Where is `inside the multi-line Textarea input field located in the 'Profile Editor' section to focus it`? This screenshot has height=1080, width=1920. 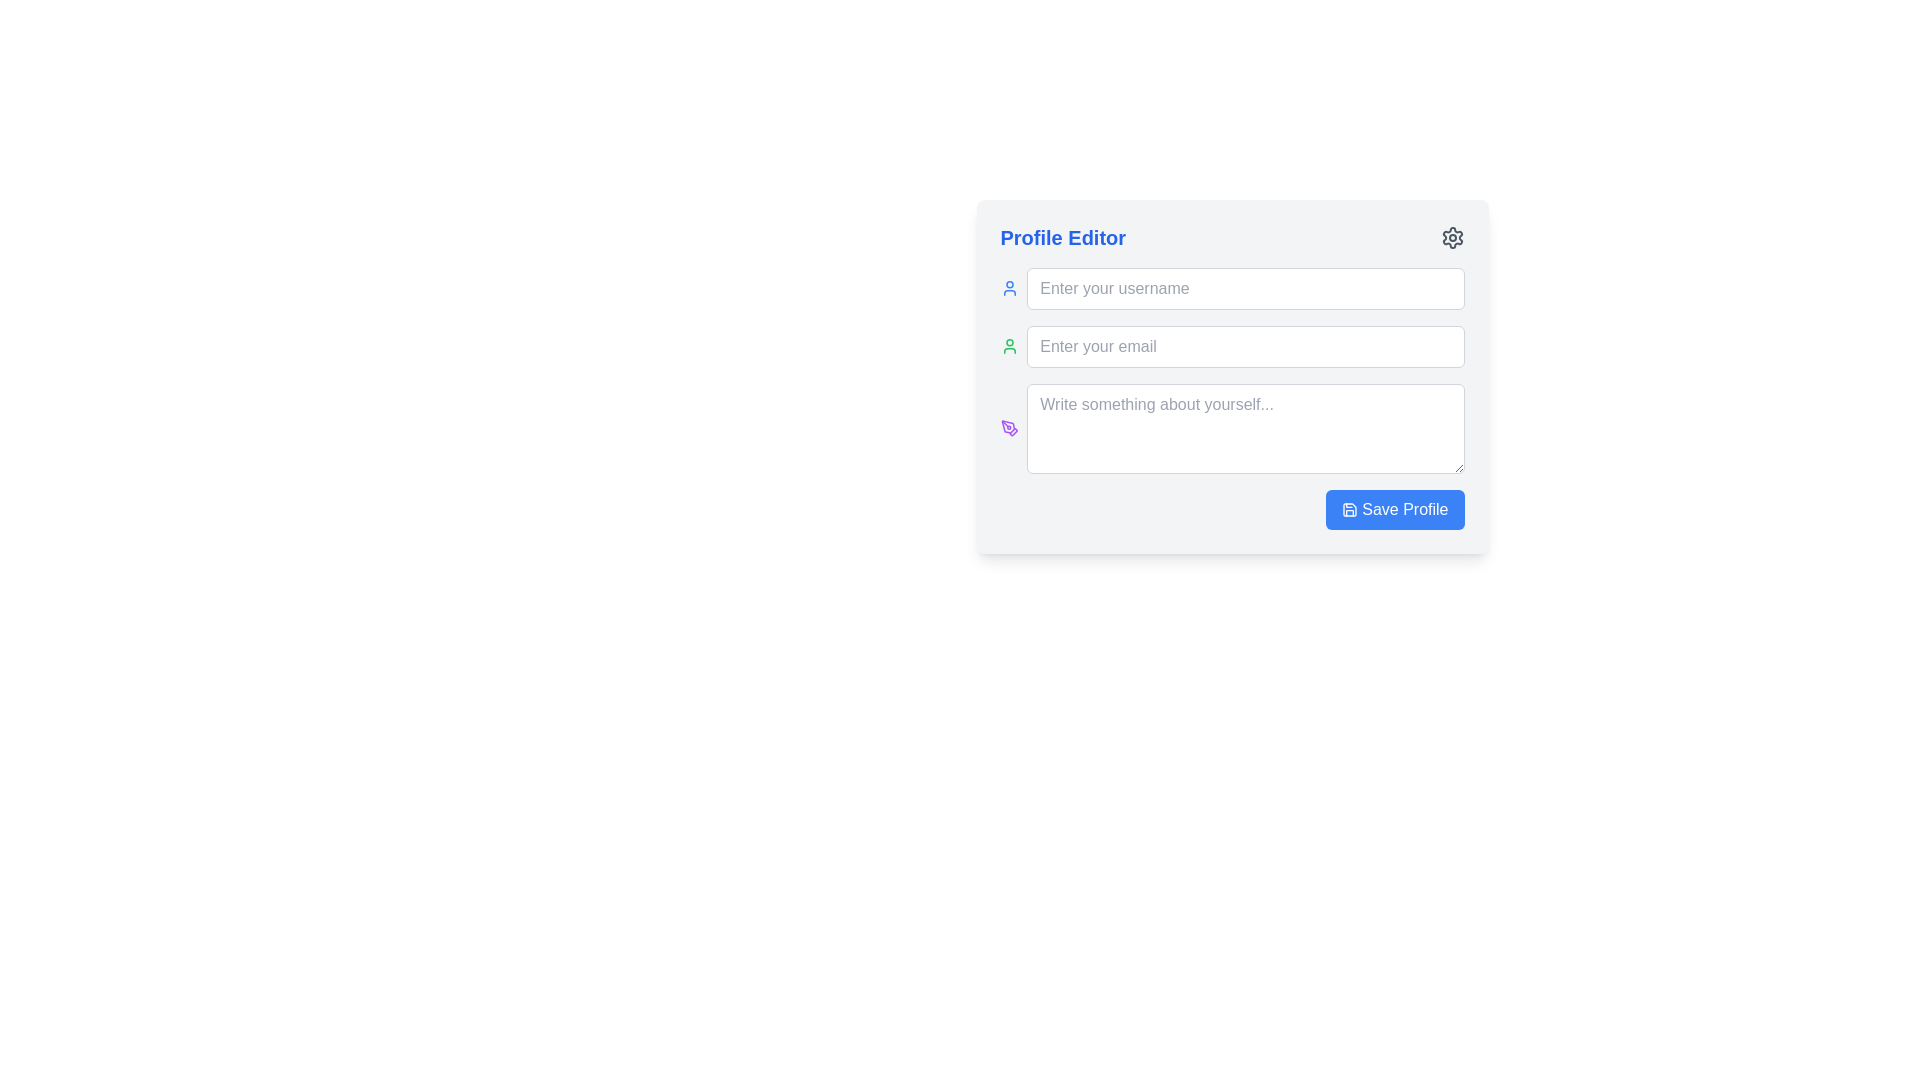 inside the multi-line Textarea input field located in the 'Profile Editor' section to focus it is located at coordinates (1231, 427).